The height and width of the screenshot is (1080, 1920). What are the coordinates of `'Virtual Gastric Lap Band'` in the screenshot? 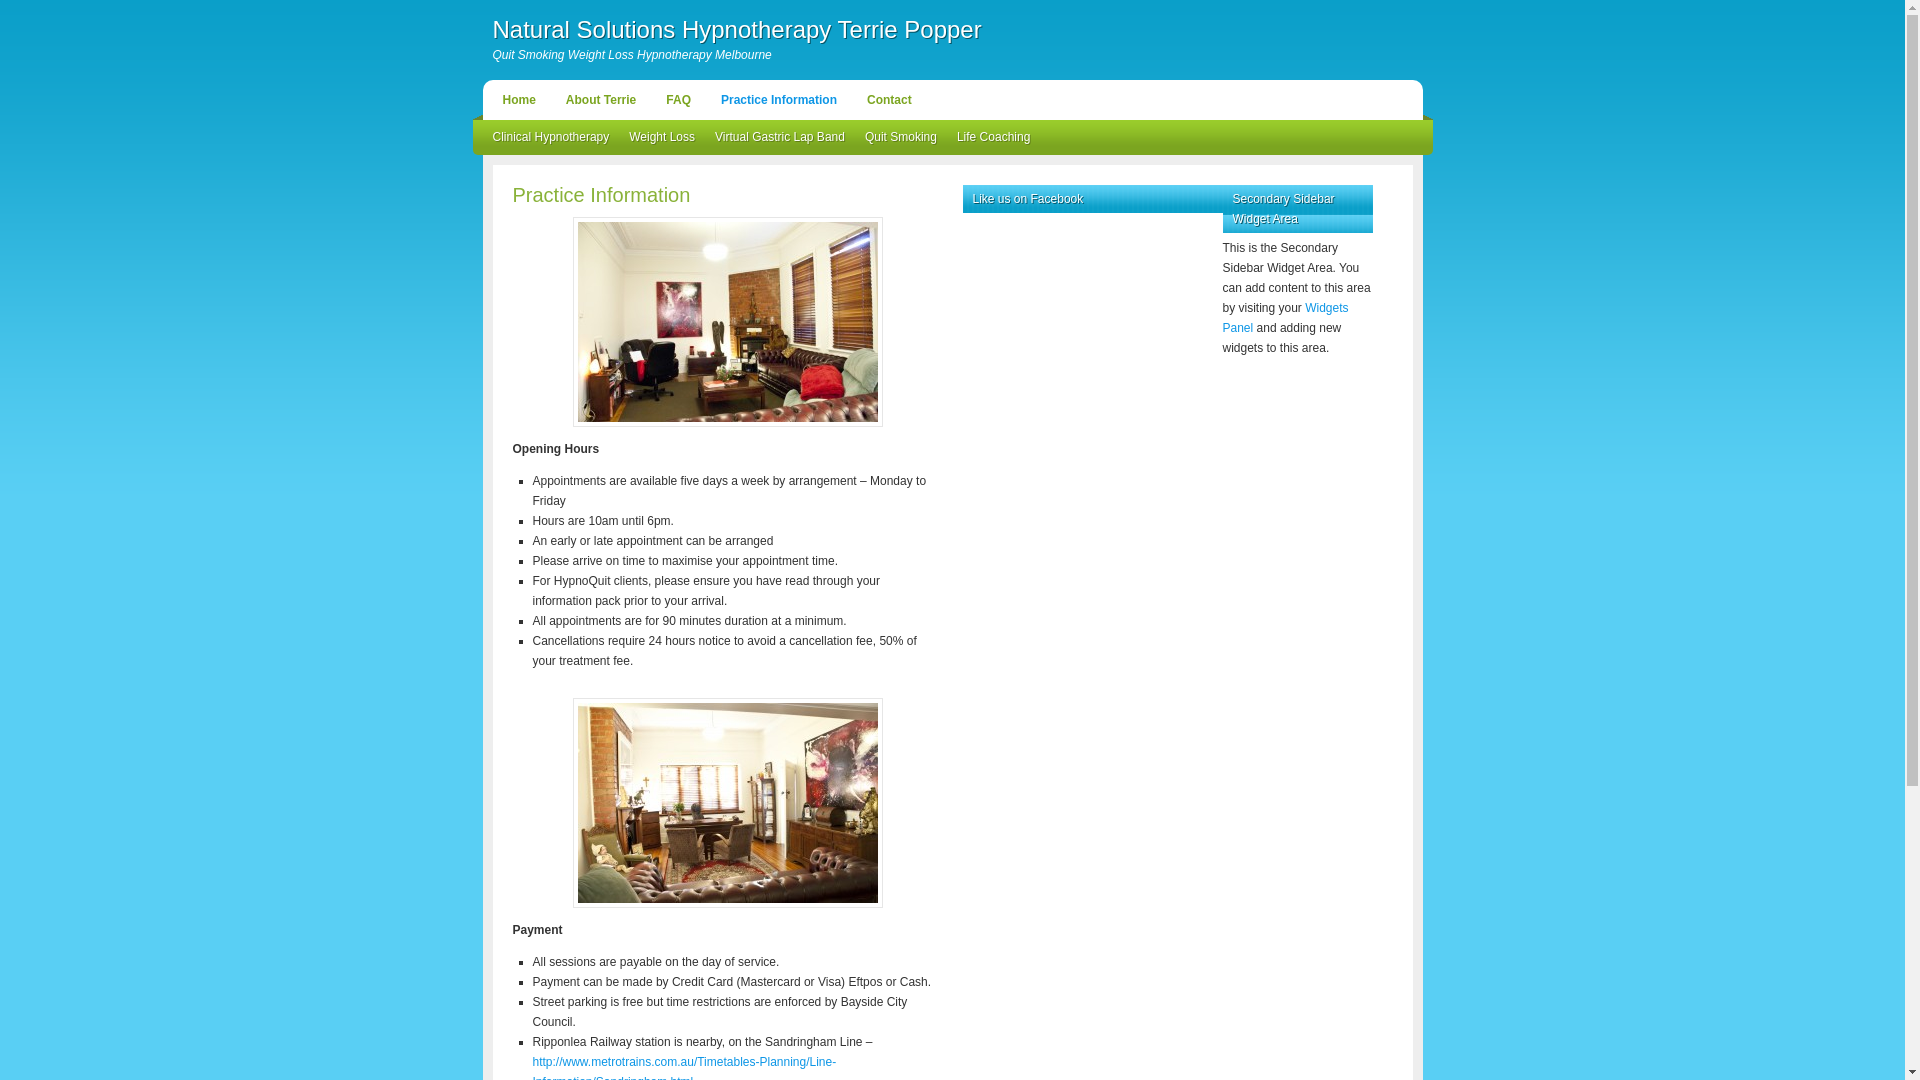 It's located at (778, 136).